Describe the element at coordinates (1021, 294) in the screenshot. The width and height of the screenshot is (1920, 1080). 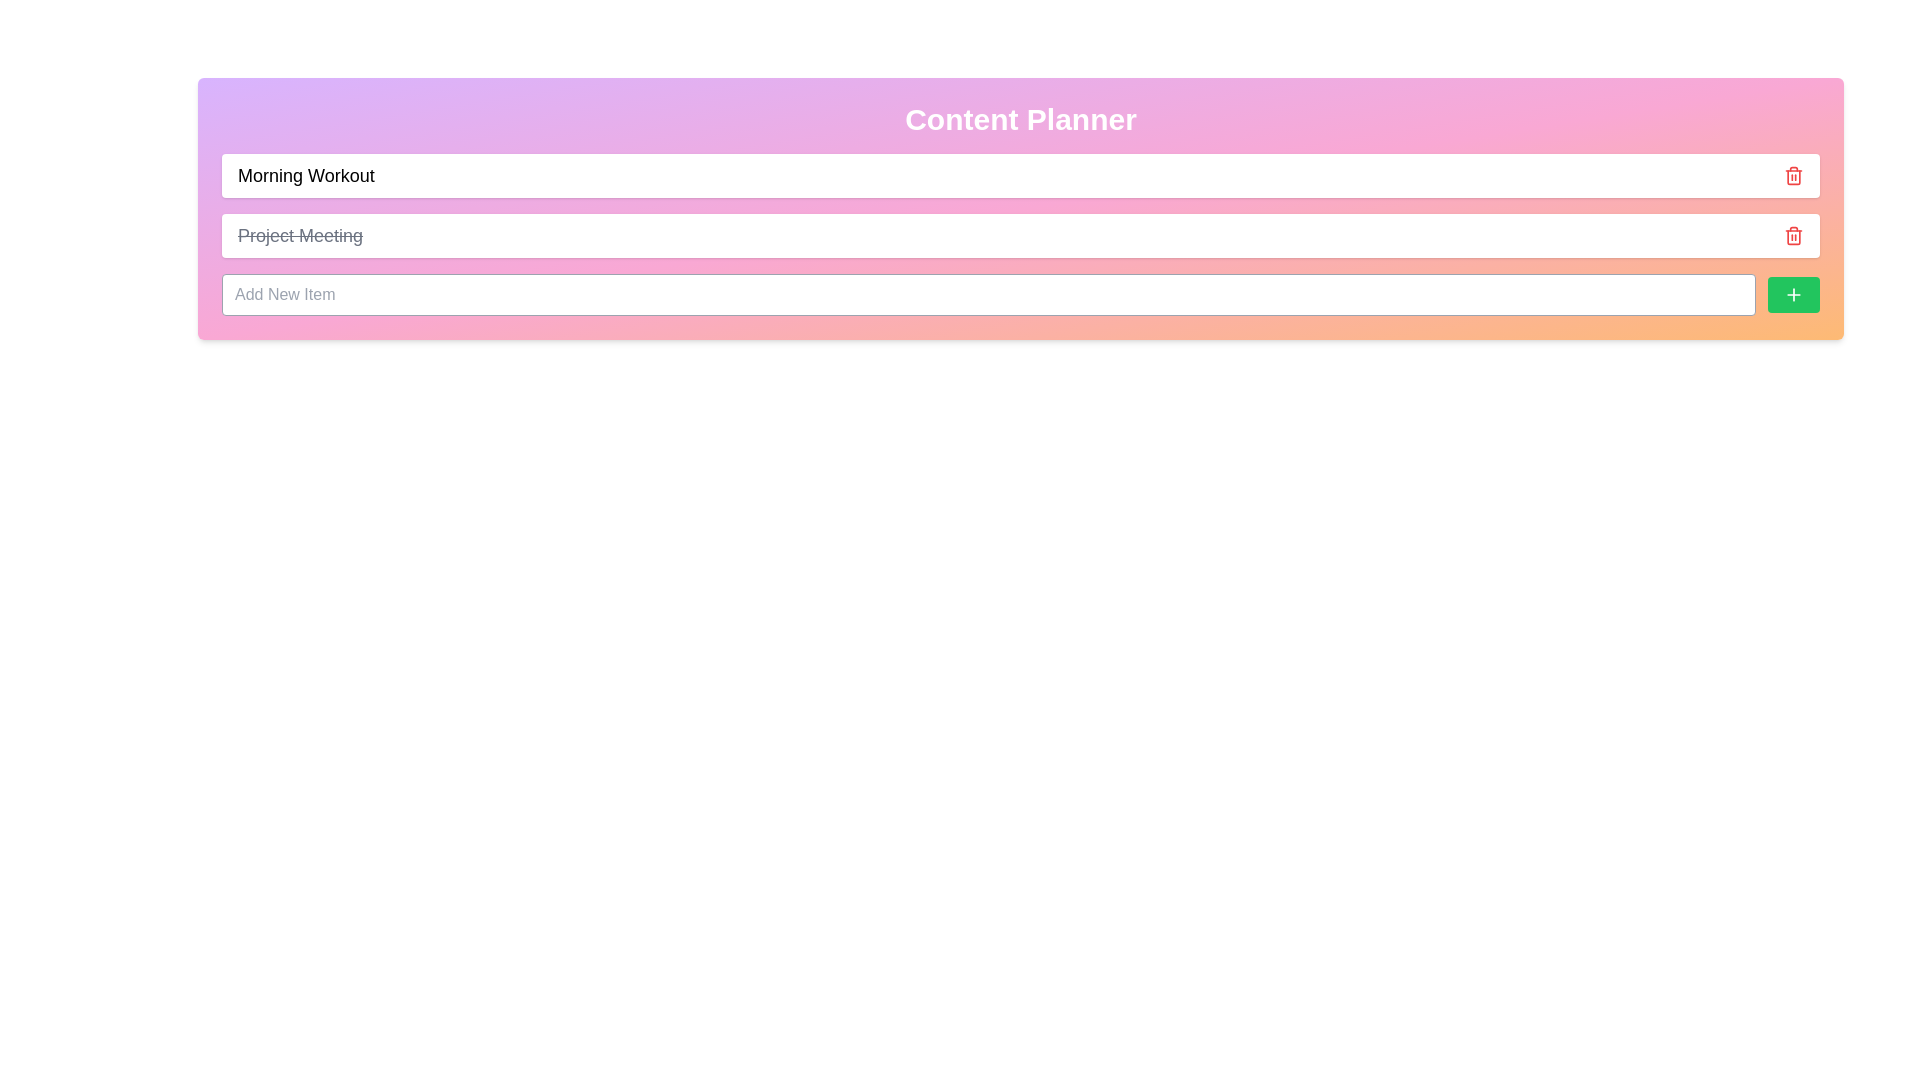
I see `the button element located at the bottom of the task list section, adjacent to the input field for adding a new task` at that location.